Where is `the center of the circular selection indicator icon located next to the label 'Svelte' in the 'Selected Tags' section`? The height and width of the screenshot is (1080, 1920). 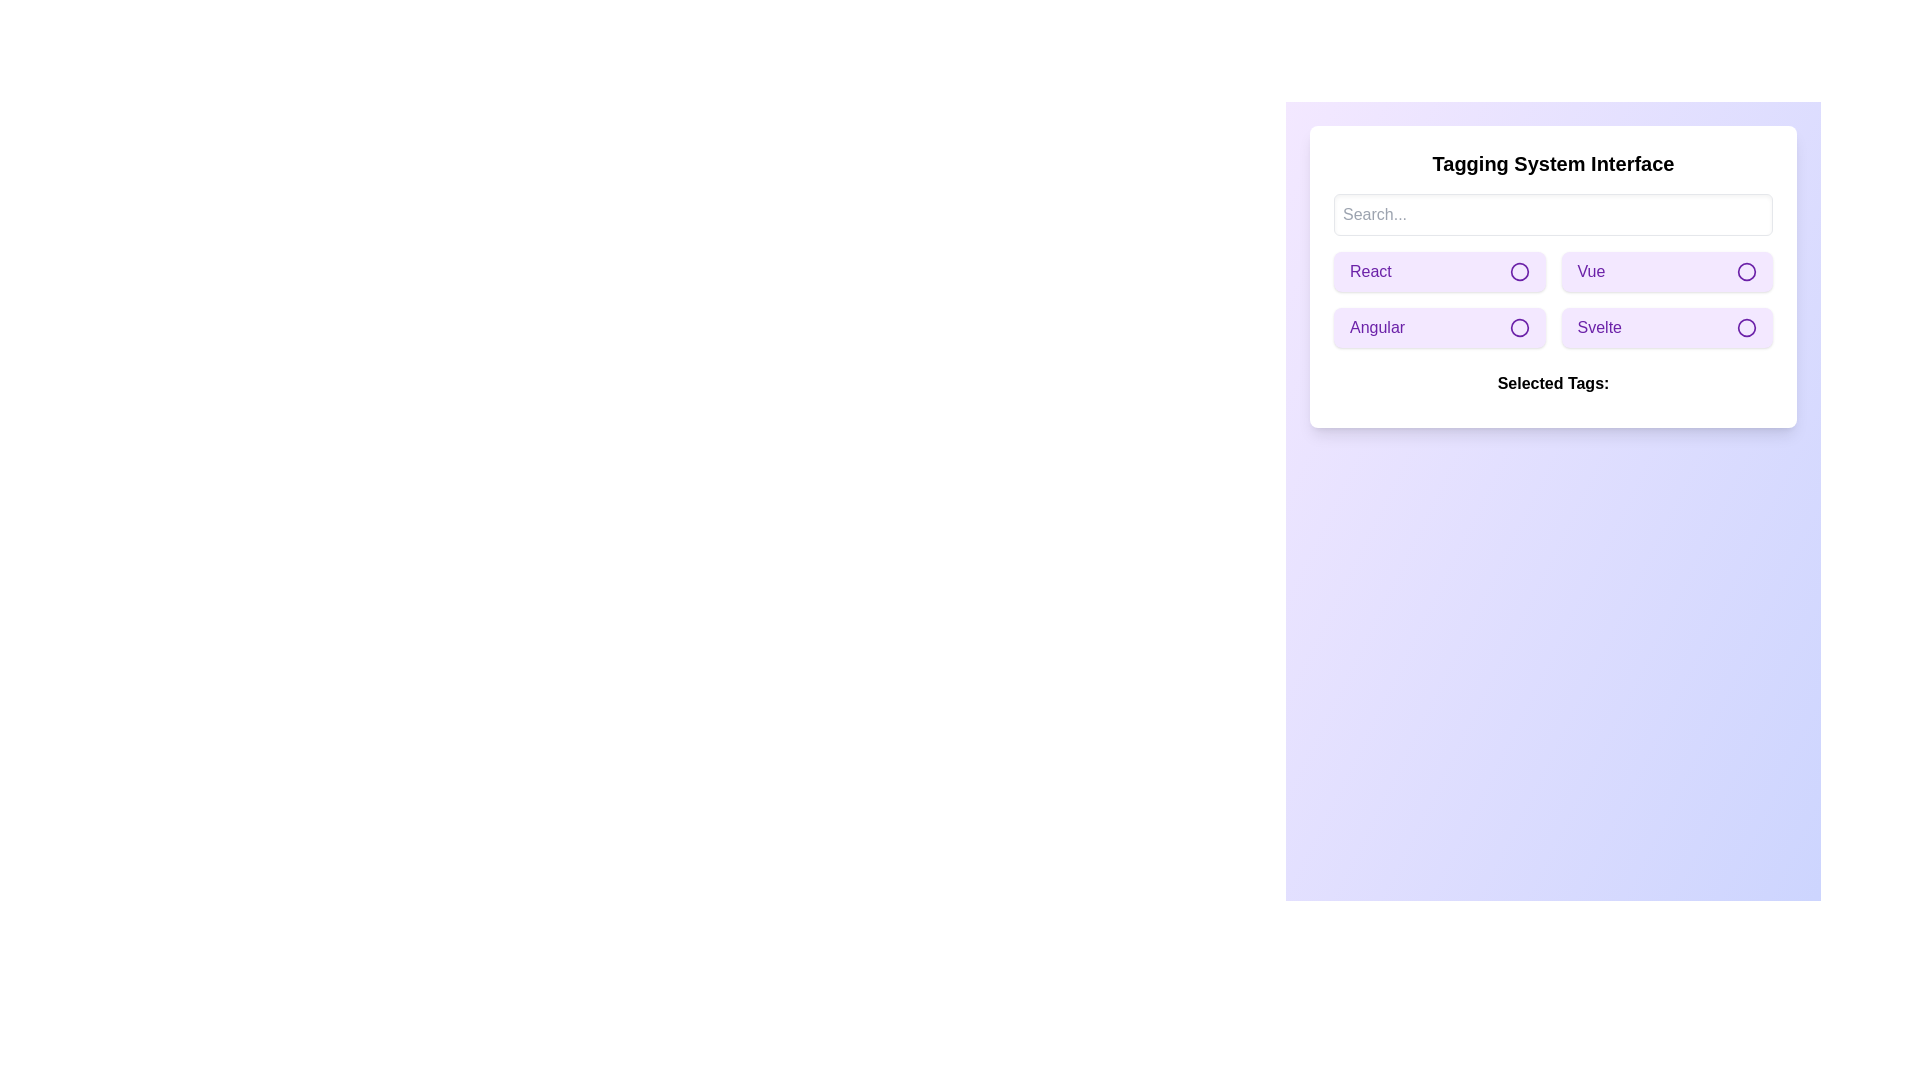
the center of the circular selection indicator icon located next to the label 'Svelte' in the 'Selected Tags' section is located at coordinates (1746, 326).